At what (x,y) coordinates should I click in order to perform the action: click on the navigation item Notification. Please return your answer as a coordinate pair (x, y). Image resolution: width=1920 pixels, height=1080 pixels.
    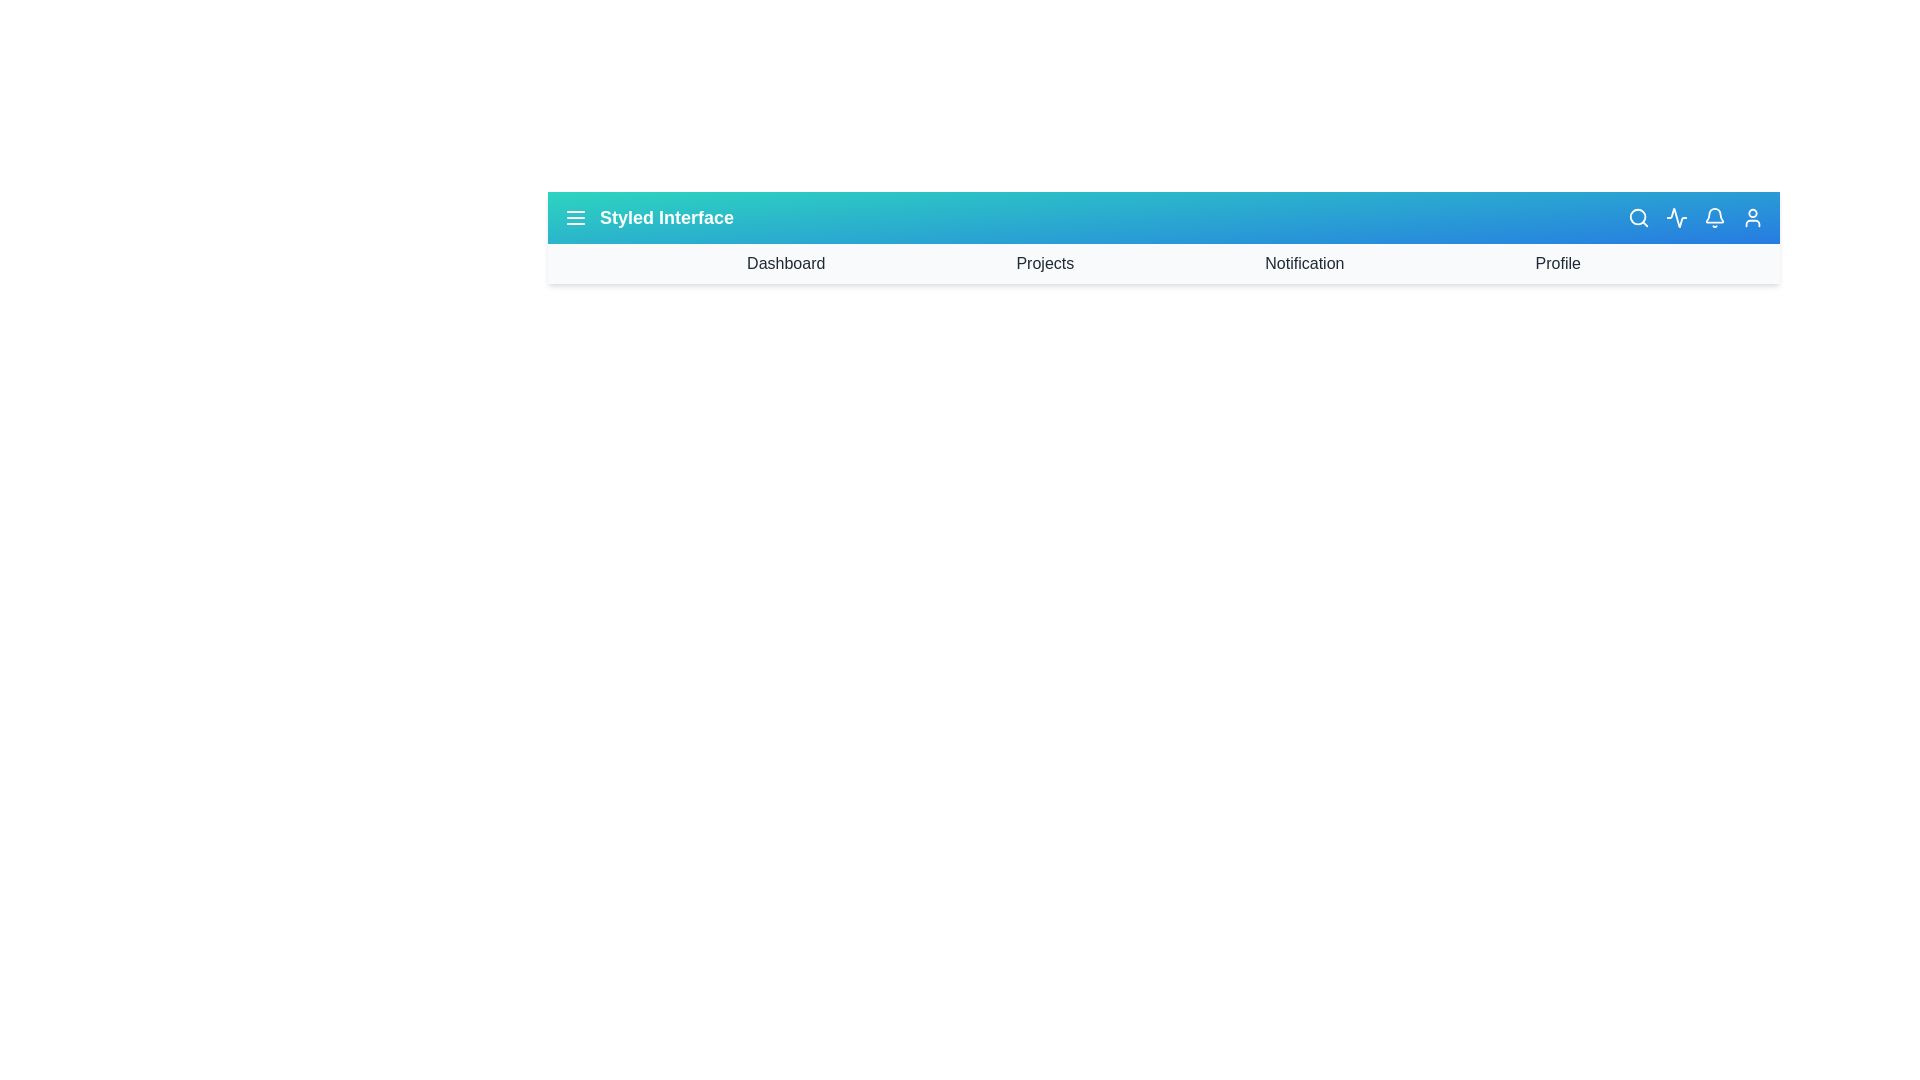
    Looking at the image, I should click on (1305, 262).